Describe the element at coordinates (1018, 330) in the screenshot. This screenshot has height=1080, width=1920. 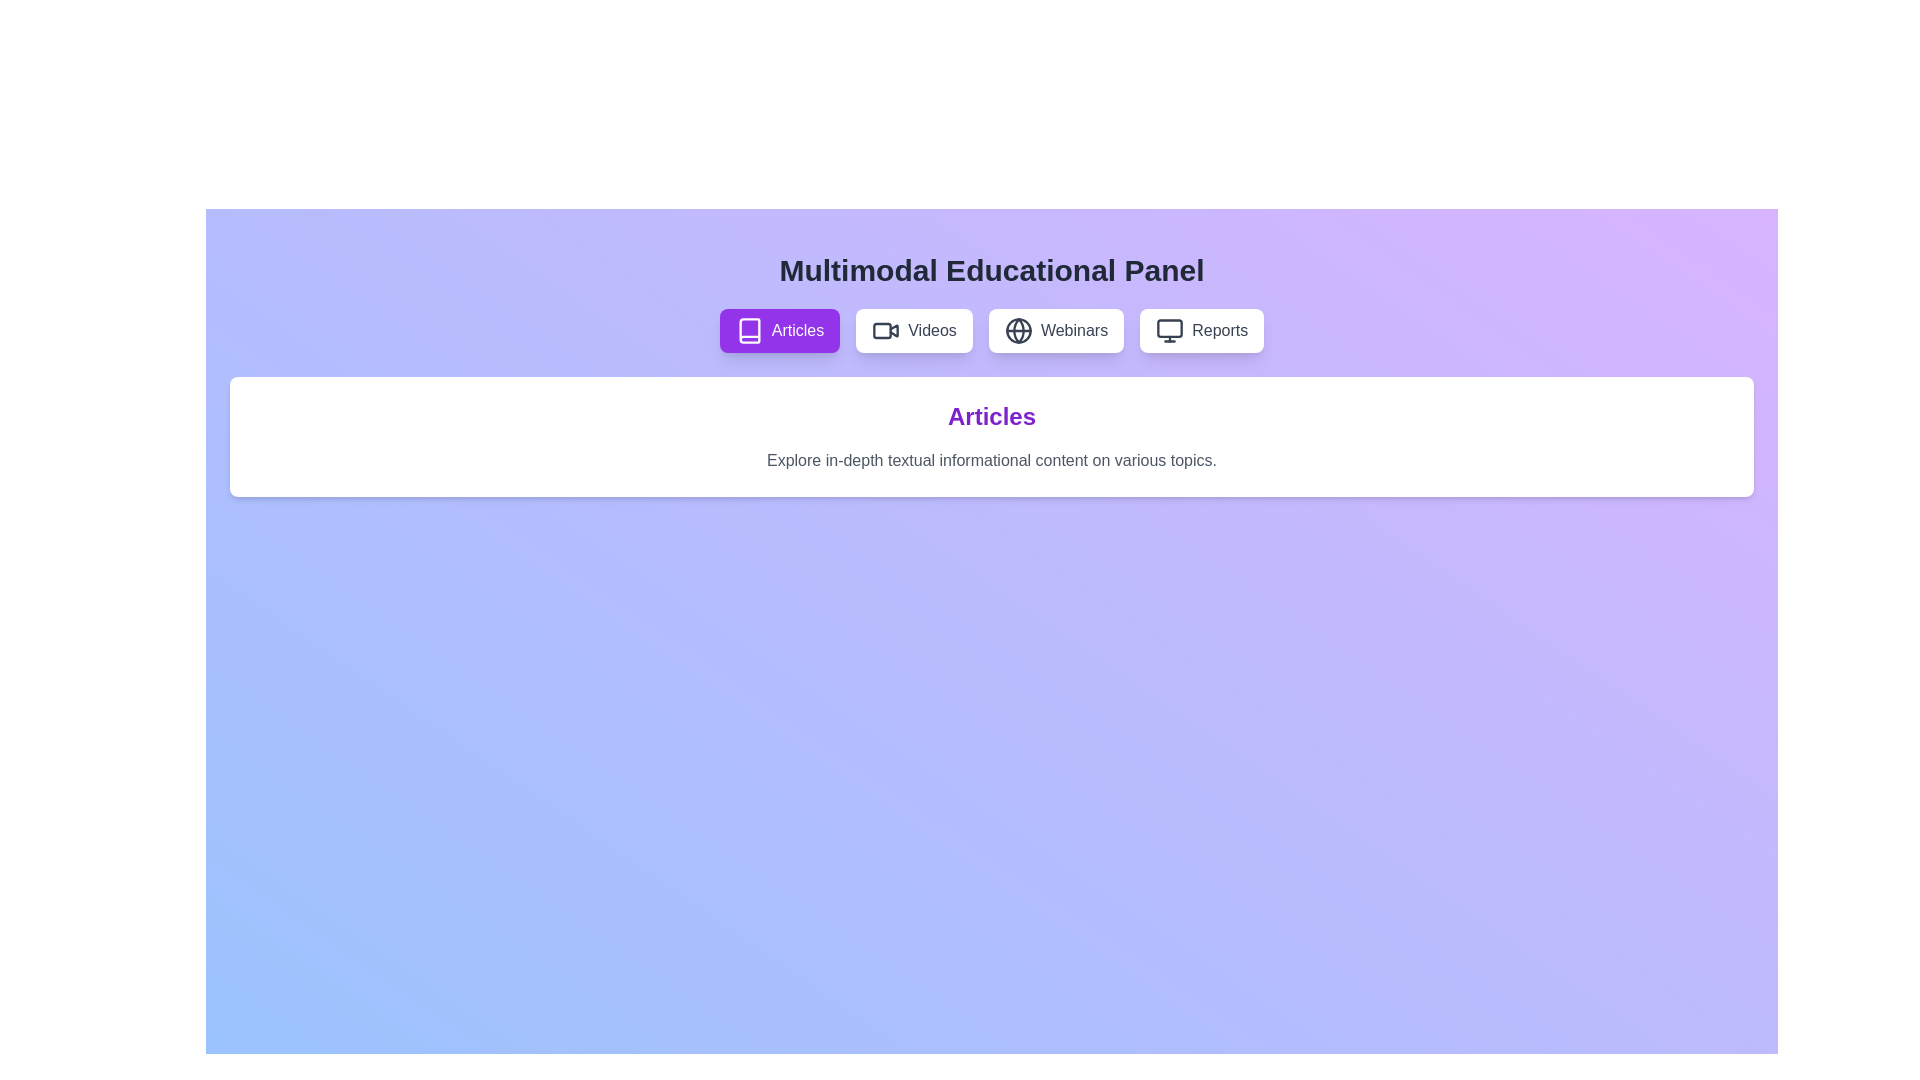
I see `the 'Webinars' button, which is the third button in a horizontal row of four buttons, located at the top center of the interface. This button features a globe icon on the left side, styled with a thin, rounded outline and a monochromatic color scheme` at that location.